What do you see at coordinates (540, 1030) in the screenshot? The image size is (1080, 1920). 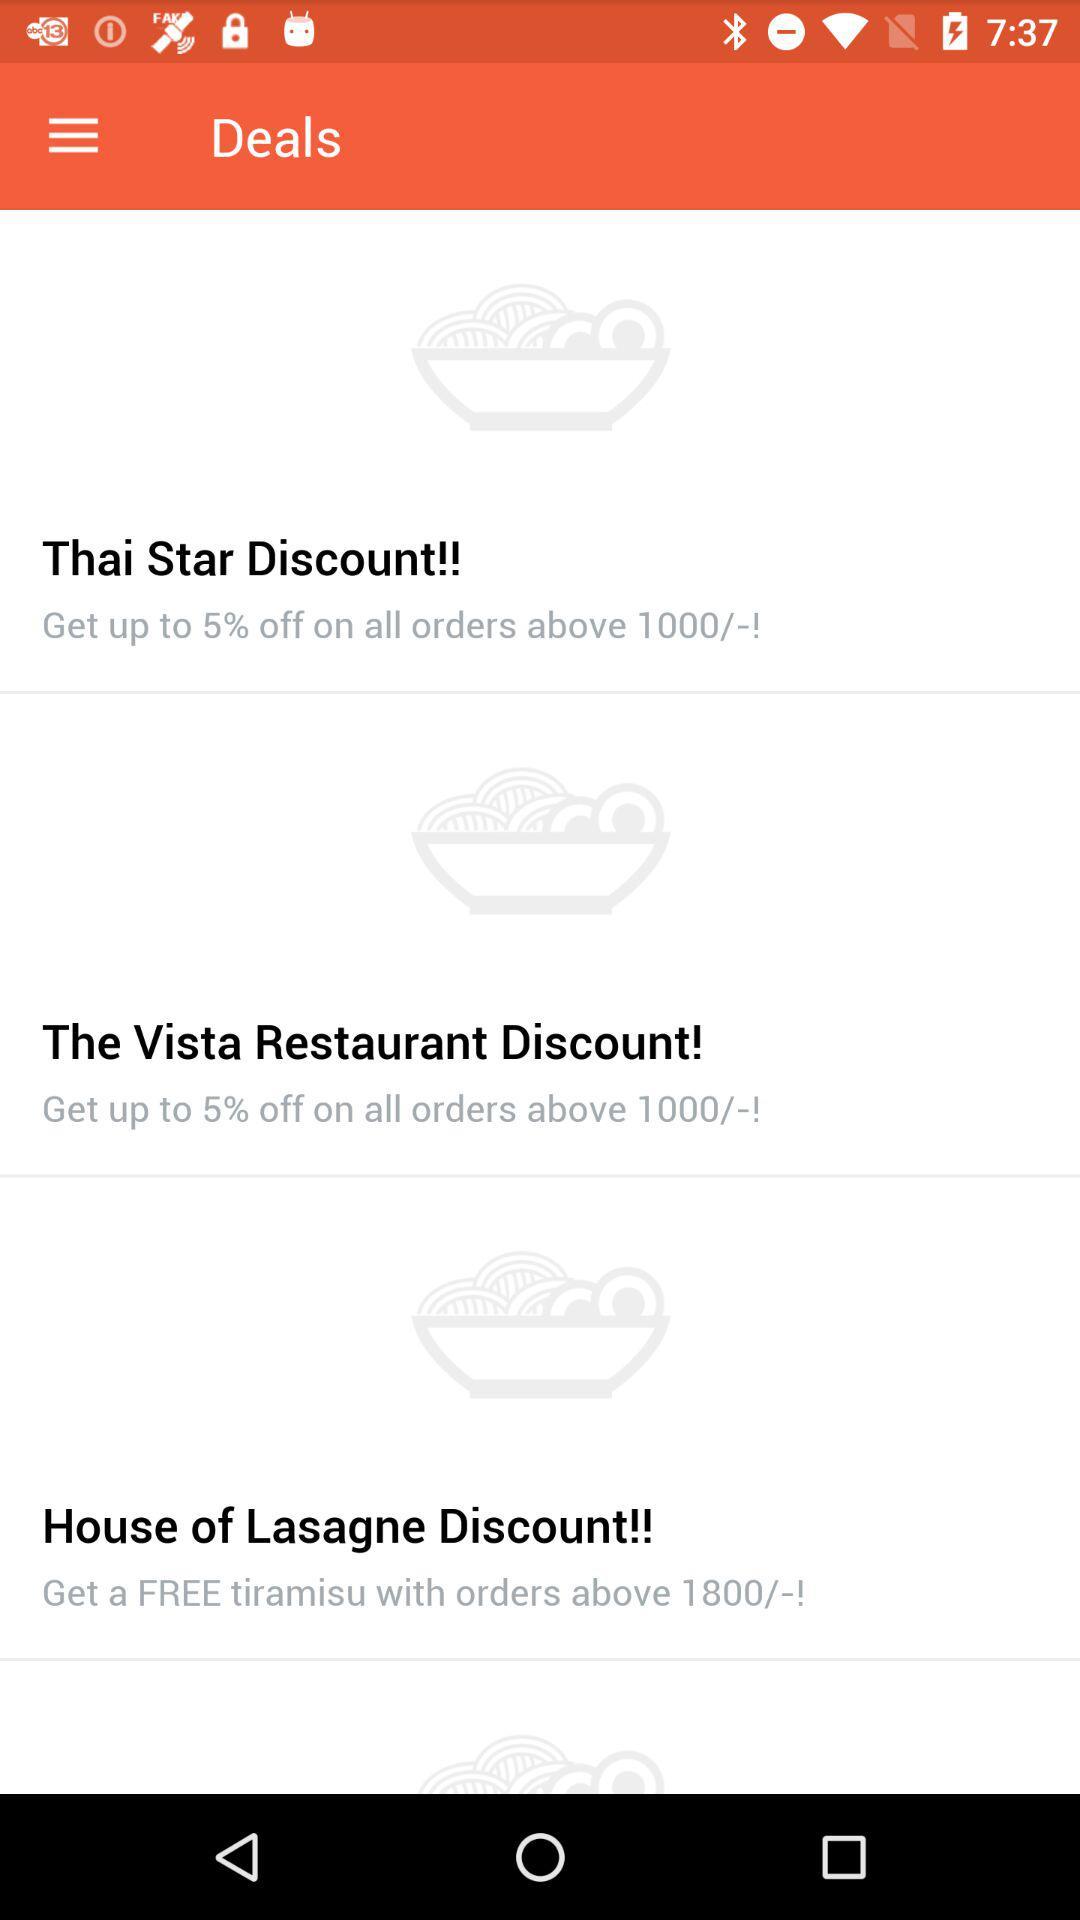 I see `the vista restaurant icon` at bounding box center [540, 1030].